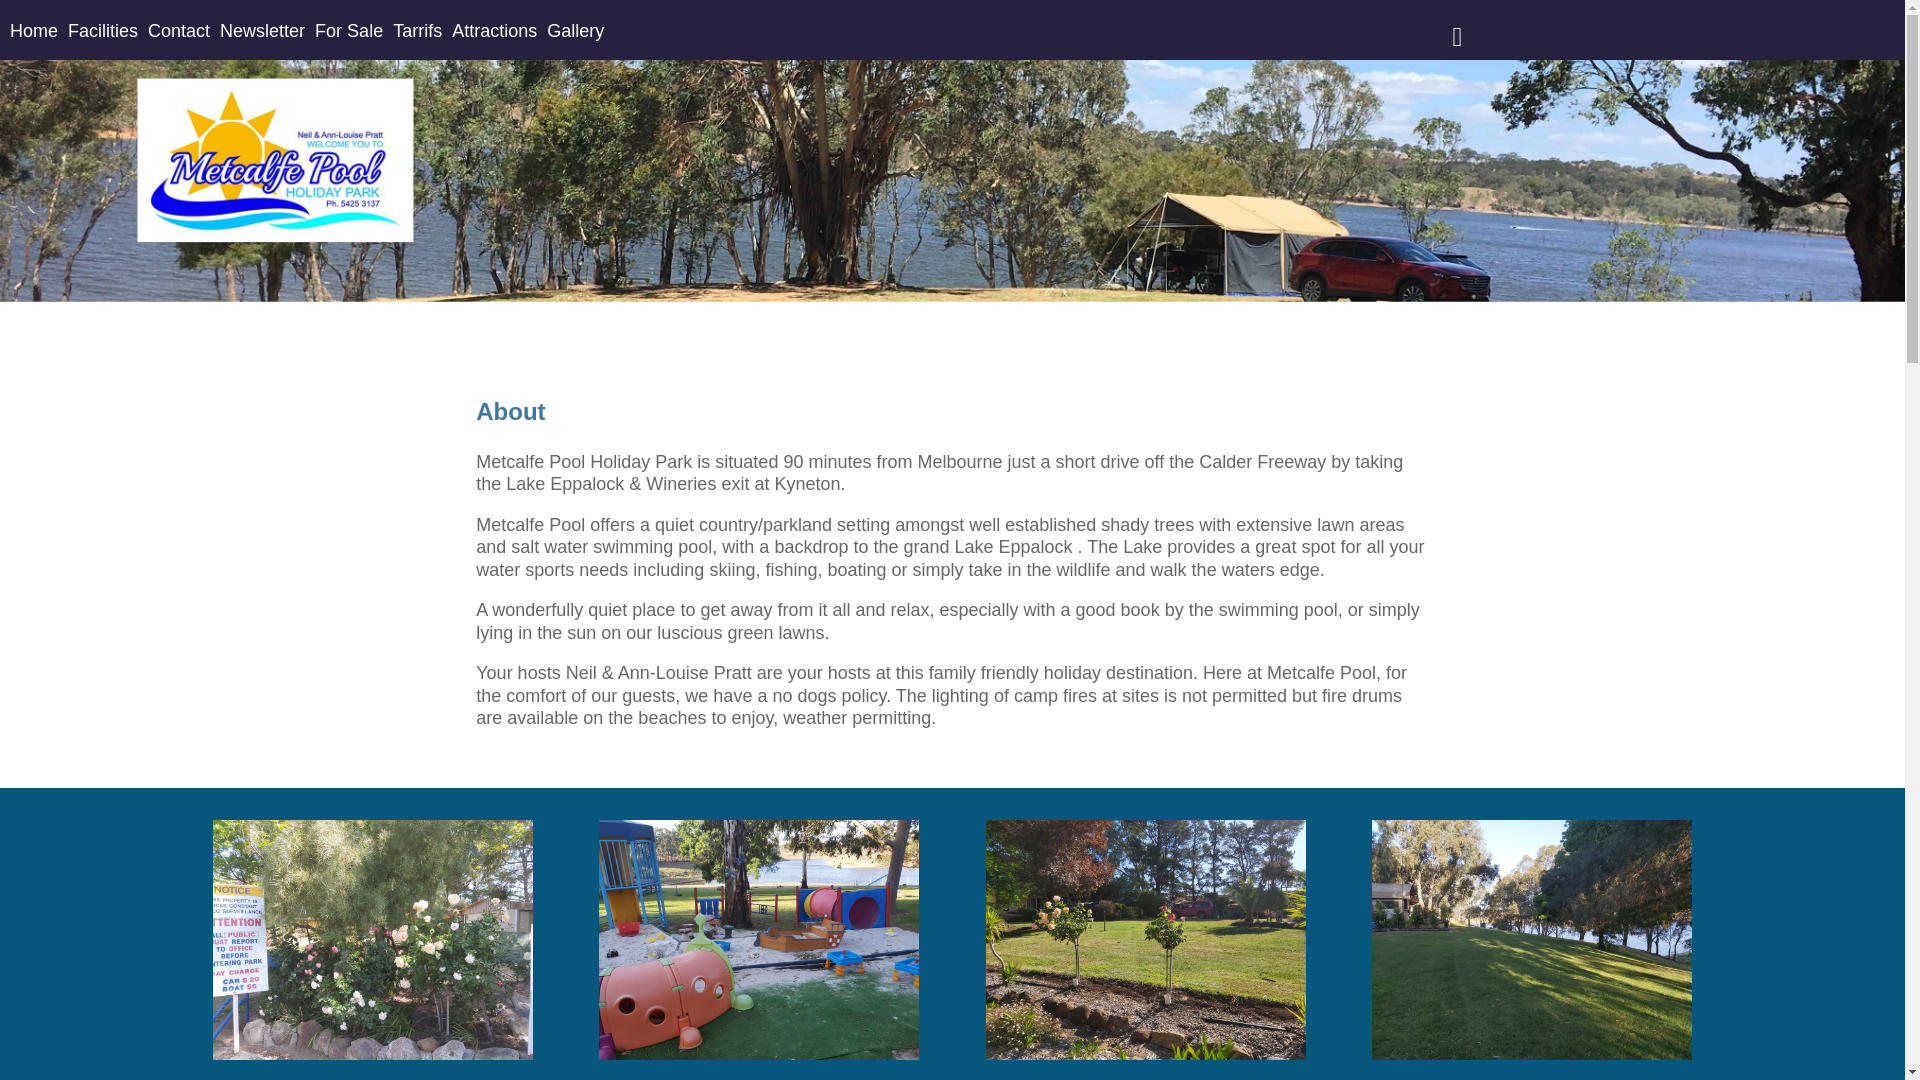 The height and width of the screenshot is (1080, 1920). I want to click on 'Gallery', so click(547, 30).